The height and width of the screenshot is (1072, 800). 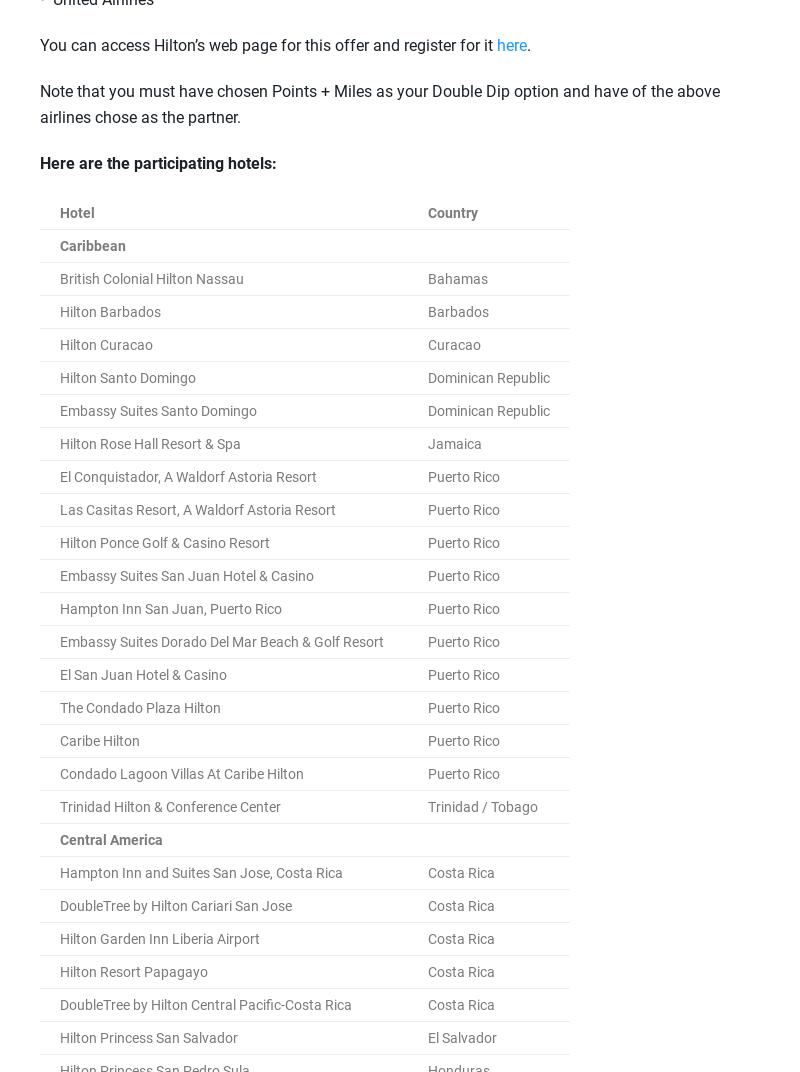 I want to click on 'Hilton Curacao', so click(x=105, y=344).